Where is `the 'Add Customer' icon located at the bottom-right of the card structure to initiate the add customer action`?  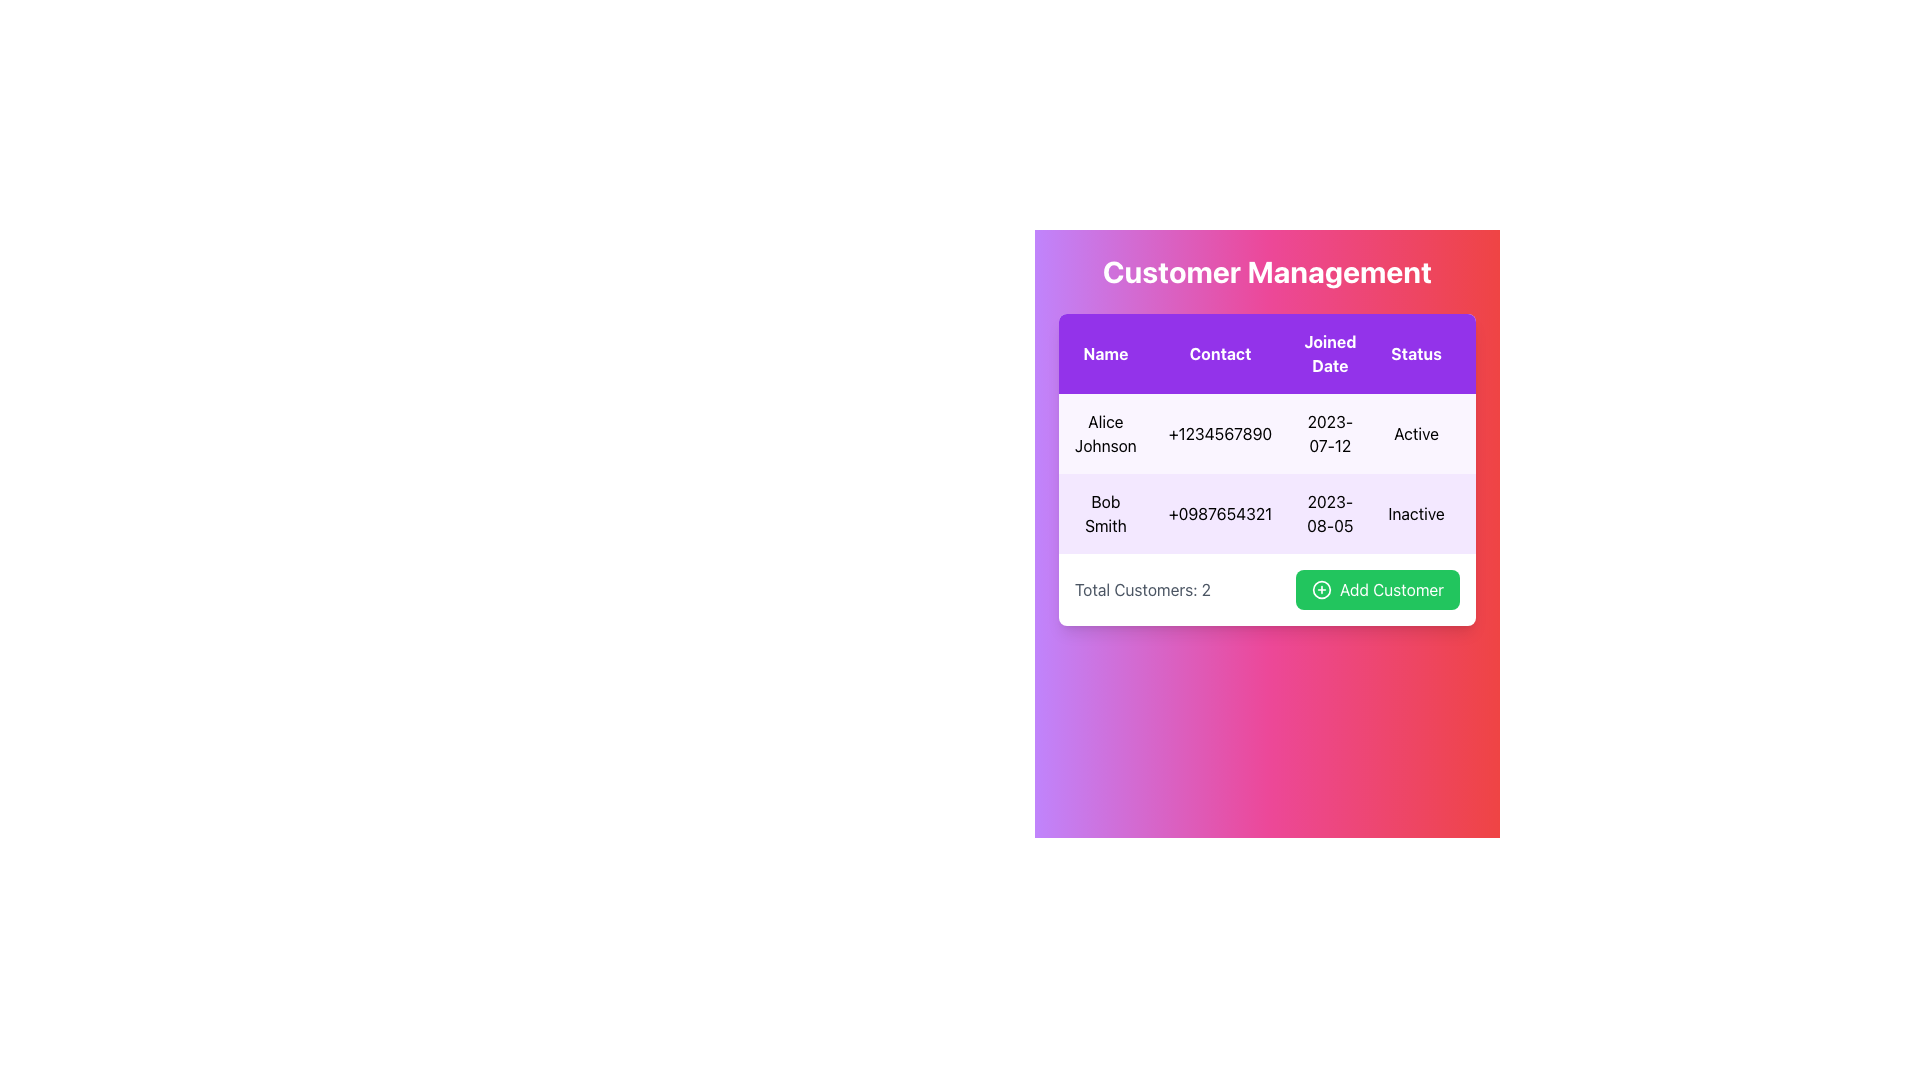 the 'Add Customer' icon located at the bottom-right of the card structure to initiate the add customer action is located at coordinates (1321, 589).